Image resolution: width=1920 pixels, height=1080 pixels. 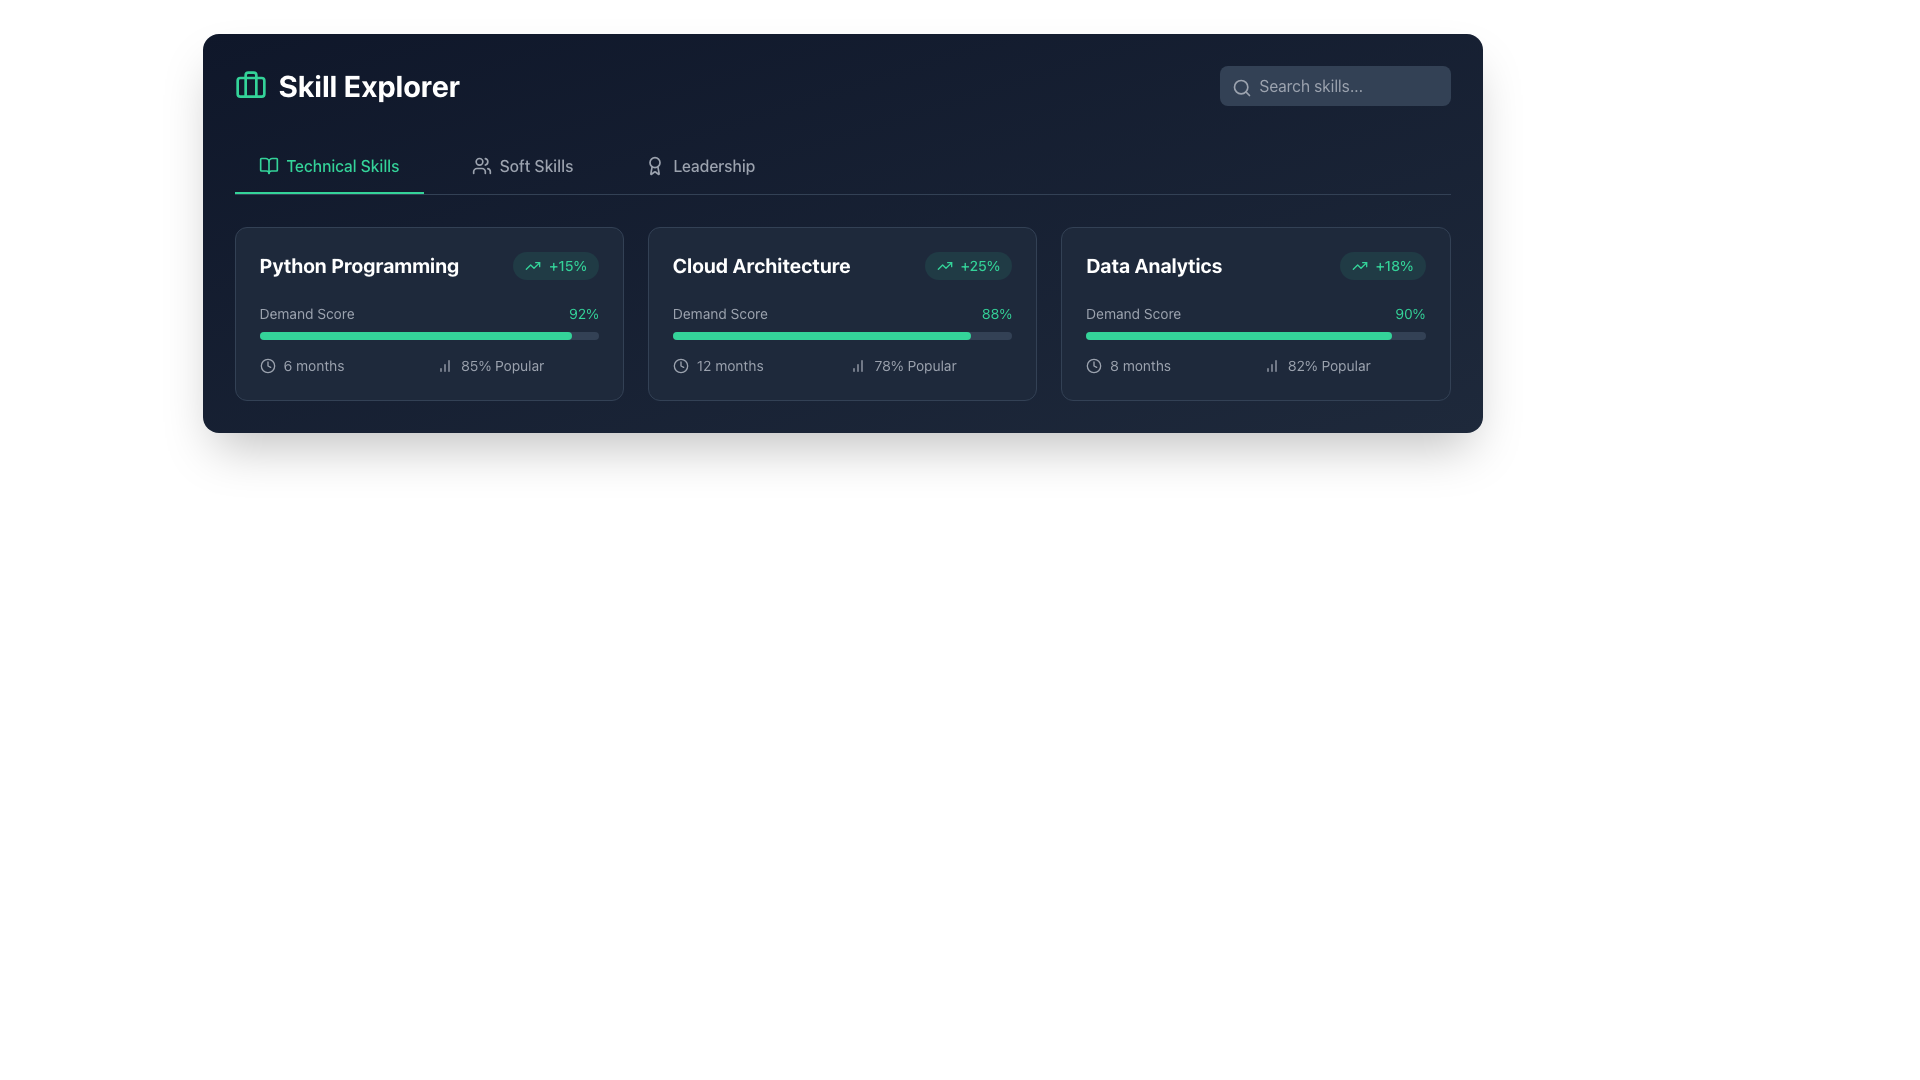 What do you see at coordinates (1334, 84) in the screenshot?
I see `the search input field located` at bounding box center [1334, 84].